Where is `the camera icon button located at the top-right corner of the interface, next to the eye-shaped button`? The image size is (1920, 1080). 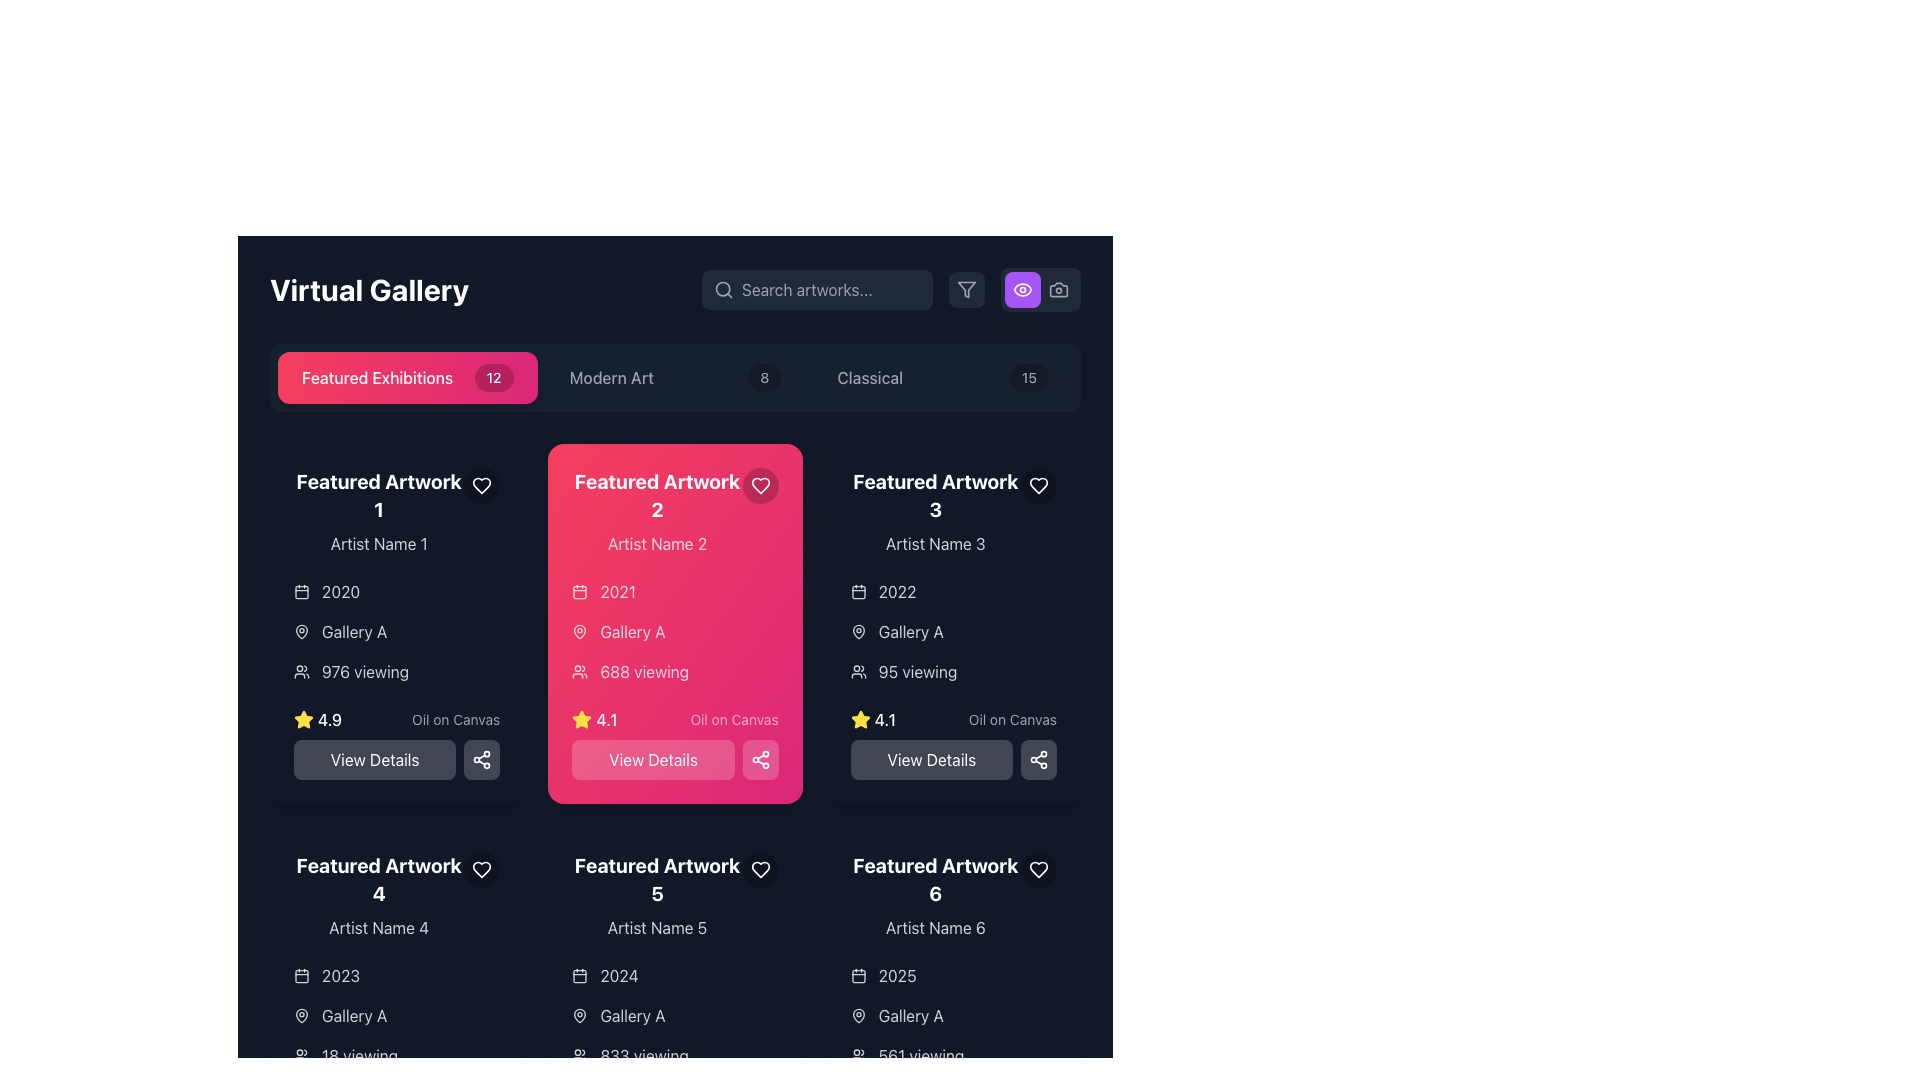
the camera icon button located at the top-right corner of the interface, next to the eye-shaped button is located at coordinates (1058, 289).